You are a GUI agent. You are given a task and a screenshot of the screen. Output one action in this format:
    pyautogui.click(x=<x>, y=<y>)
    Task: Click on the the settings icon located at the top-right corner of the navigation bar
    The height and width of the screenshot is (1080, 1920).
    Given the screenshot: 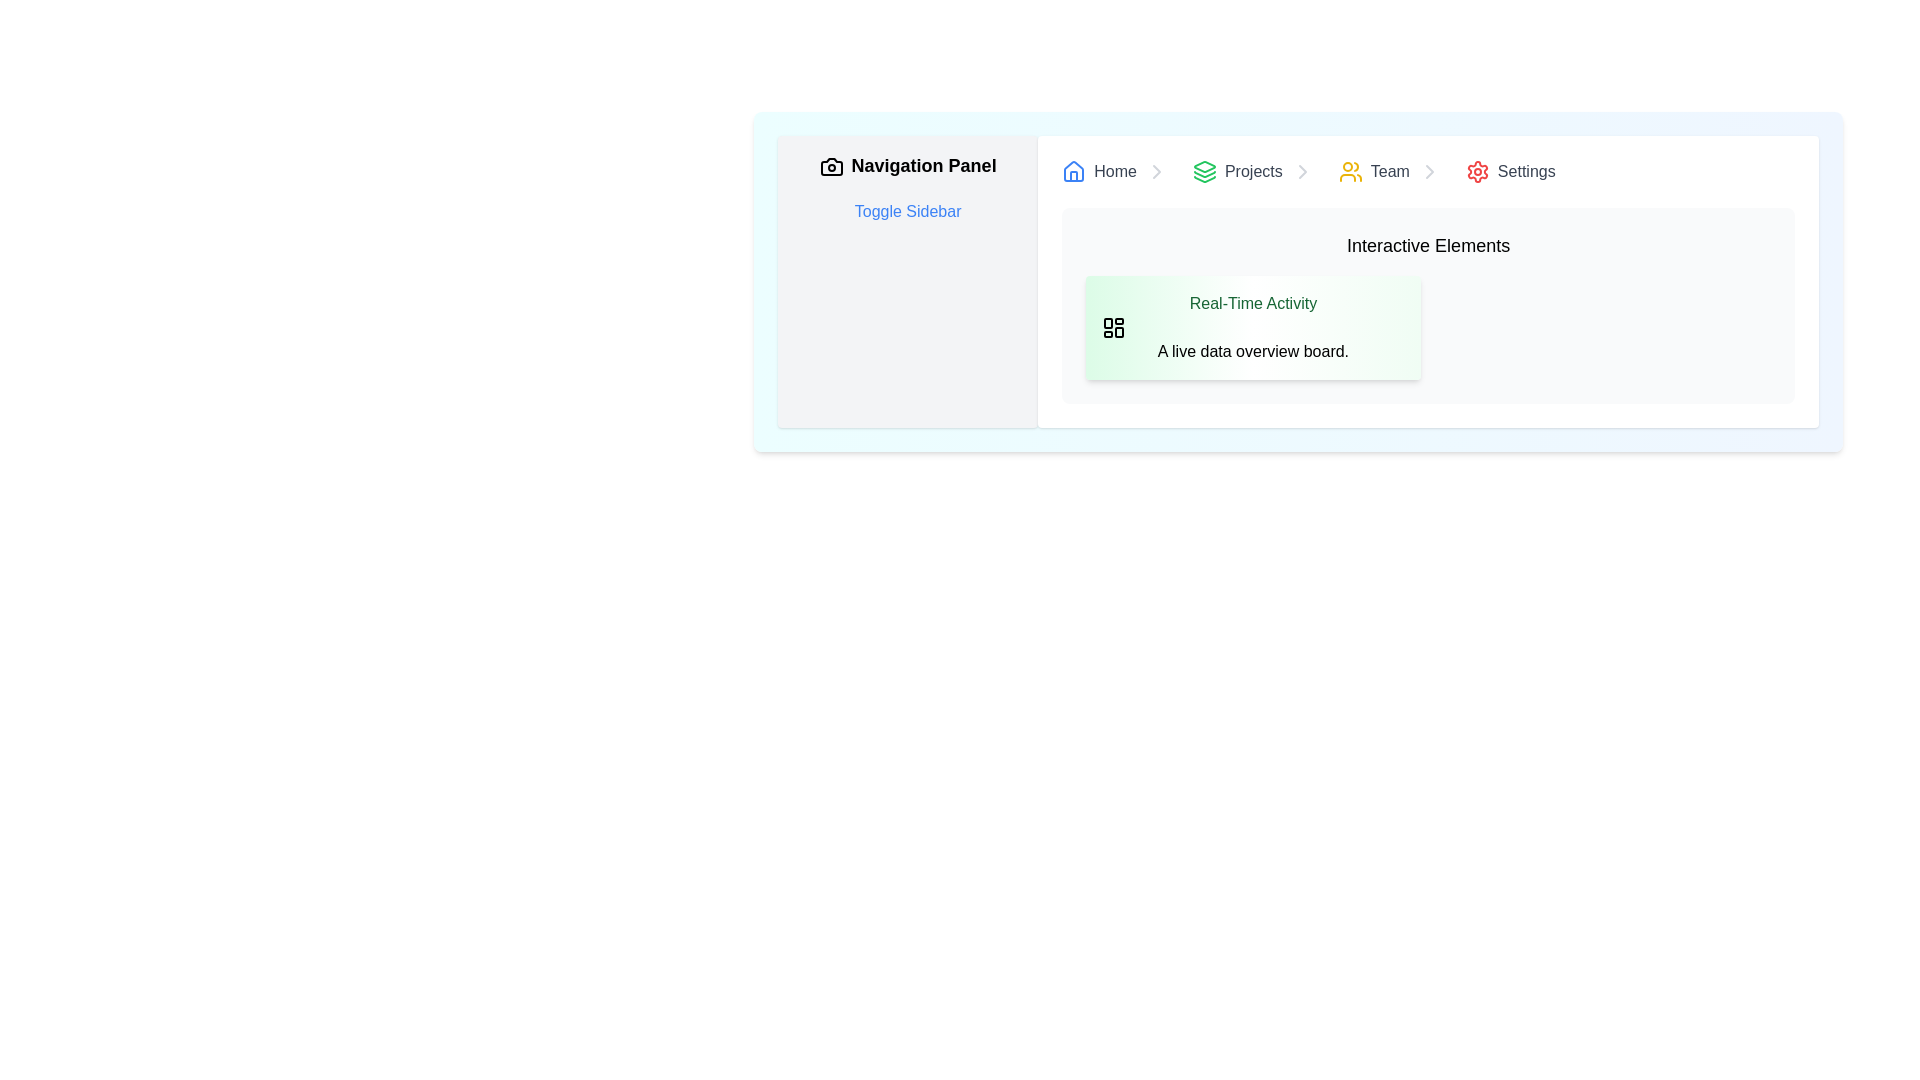 What is the action you would take?
    pyautogui.click(x=1477, y=171)
    